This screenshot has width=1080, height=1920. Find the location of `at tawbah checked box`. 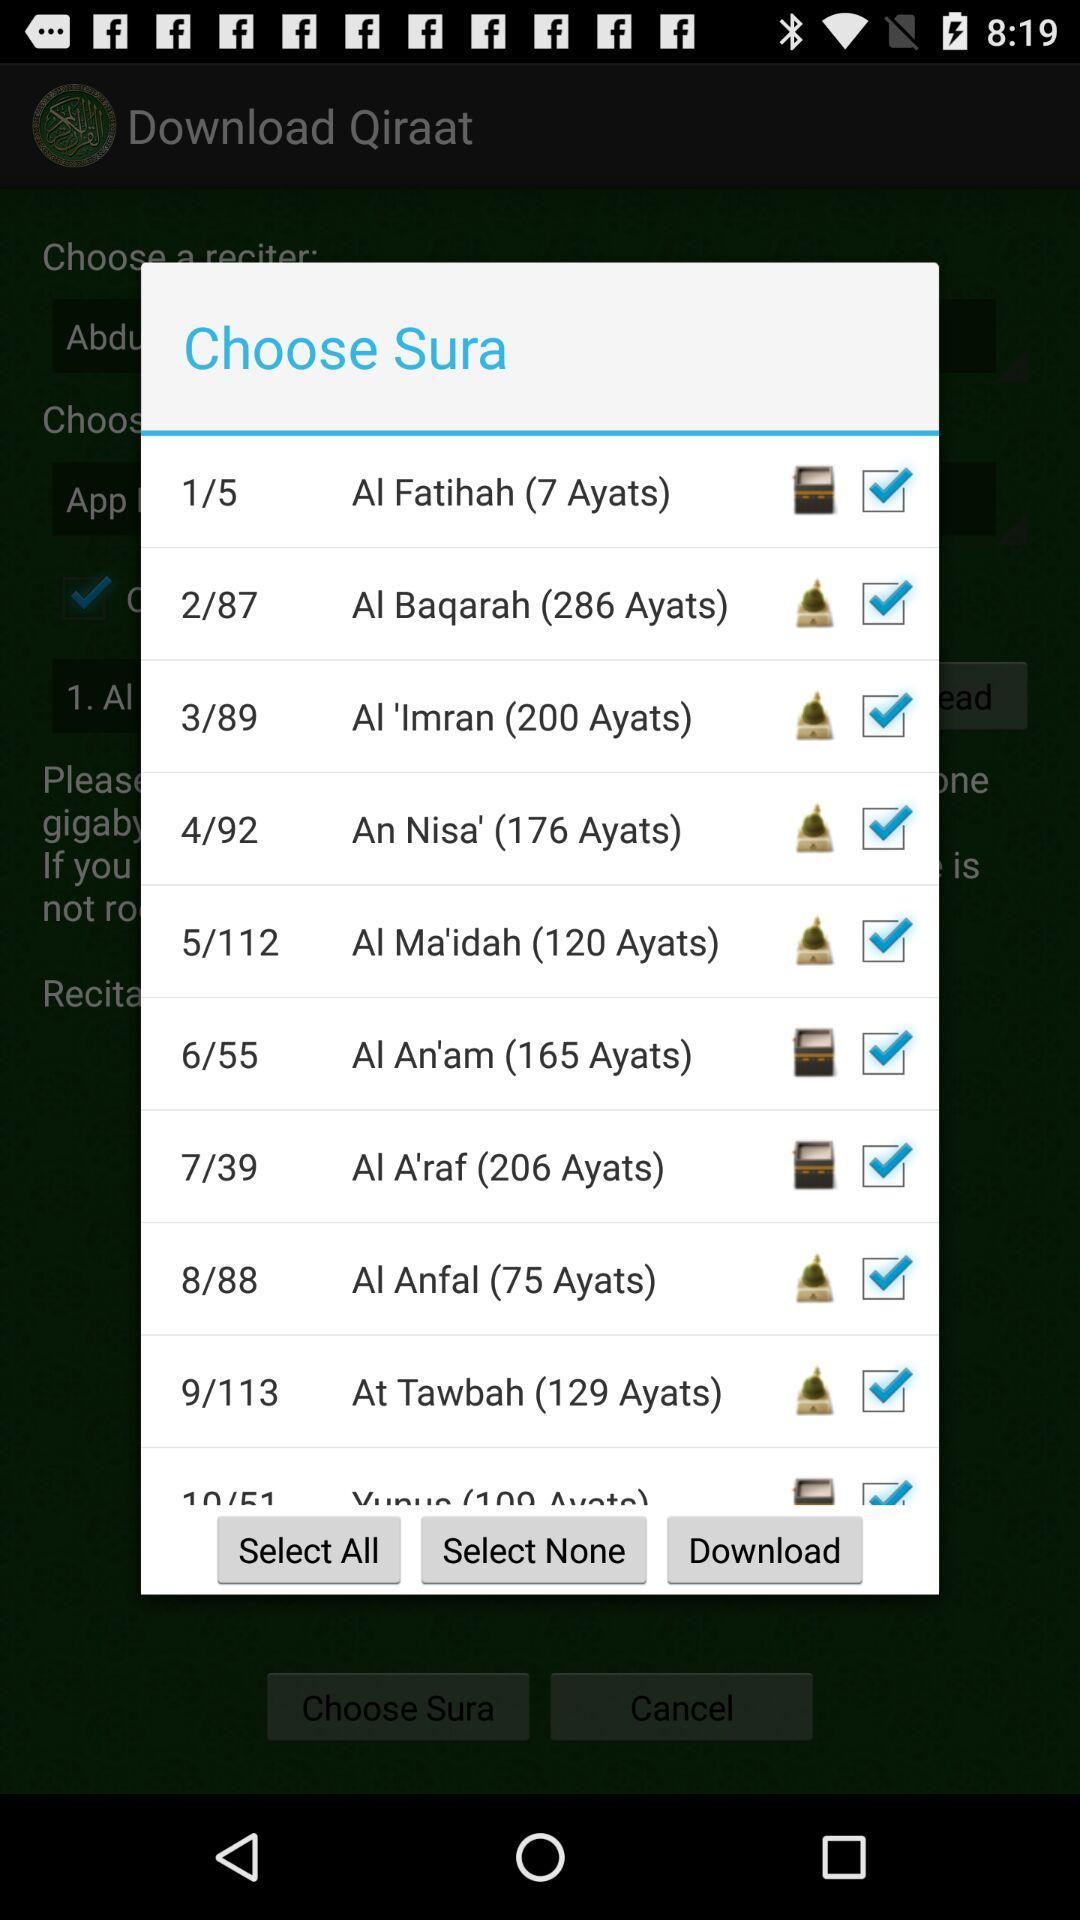

at tawbah checked box is located at coordinates (882, 1390).